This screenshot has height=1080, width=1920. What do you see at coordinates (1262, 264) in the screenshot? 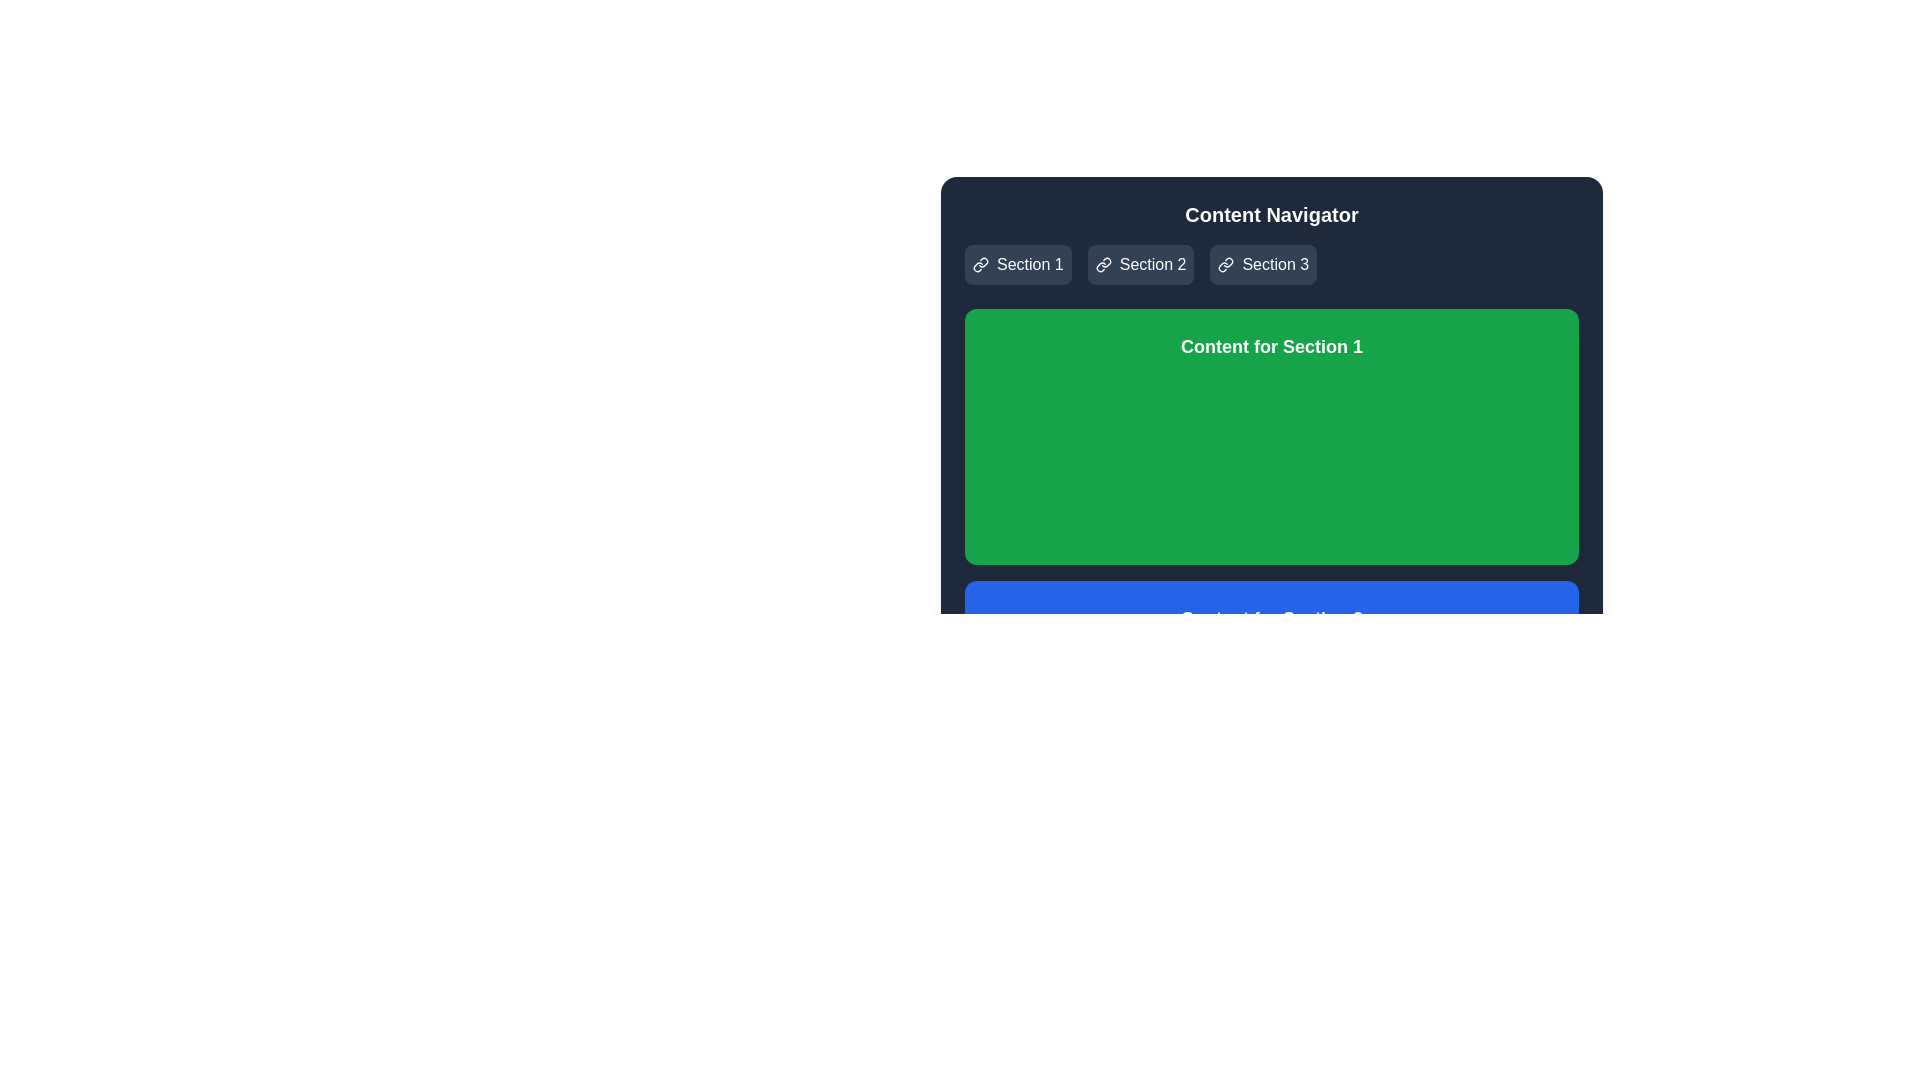
I see `the button labeled 'Section 3' with a small link icon` at bounding box center [1262, 264].